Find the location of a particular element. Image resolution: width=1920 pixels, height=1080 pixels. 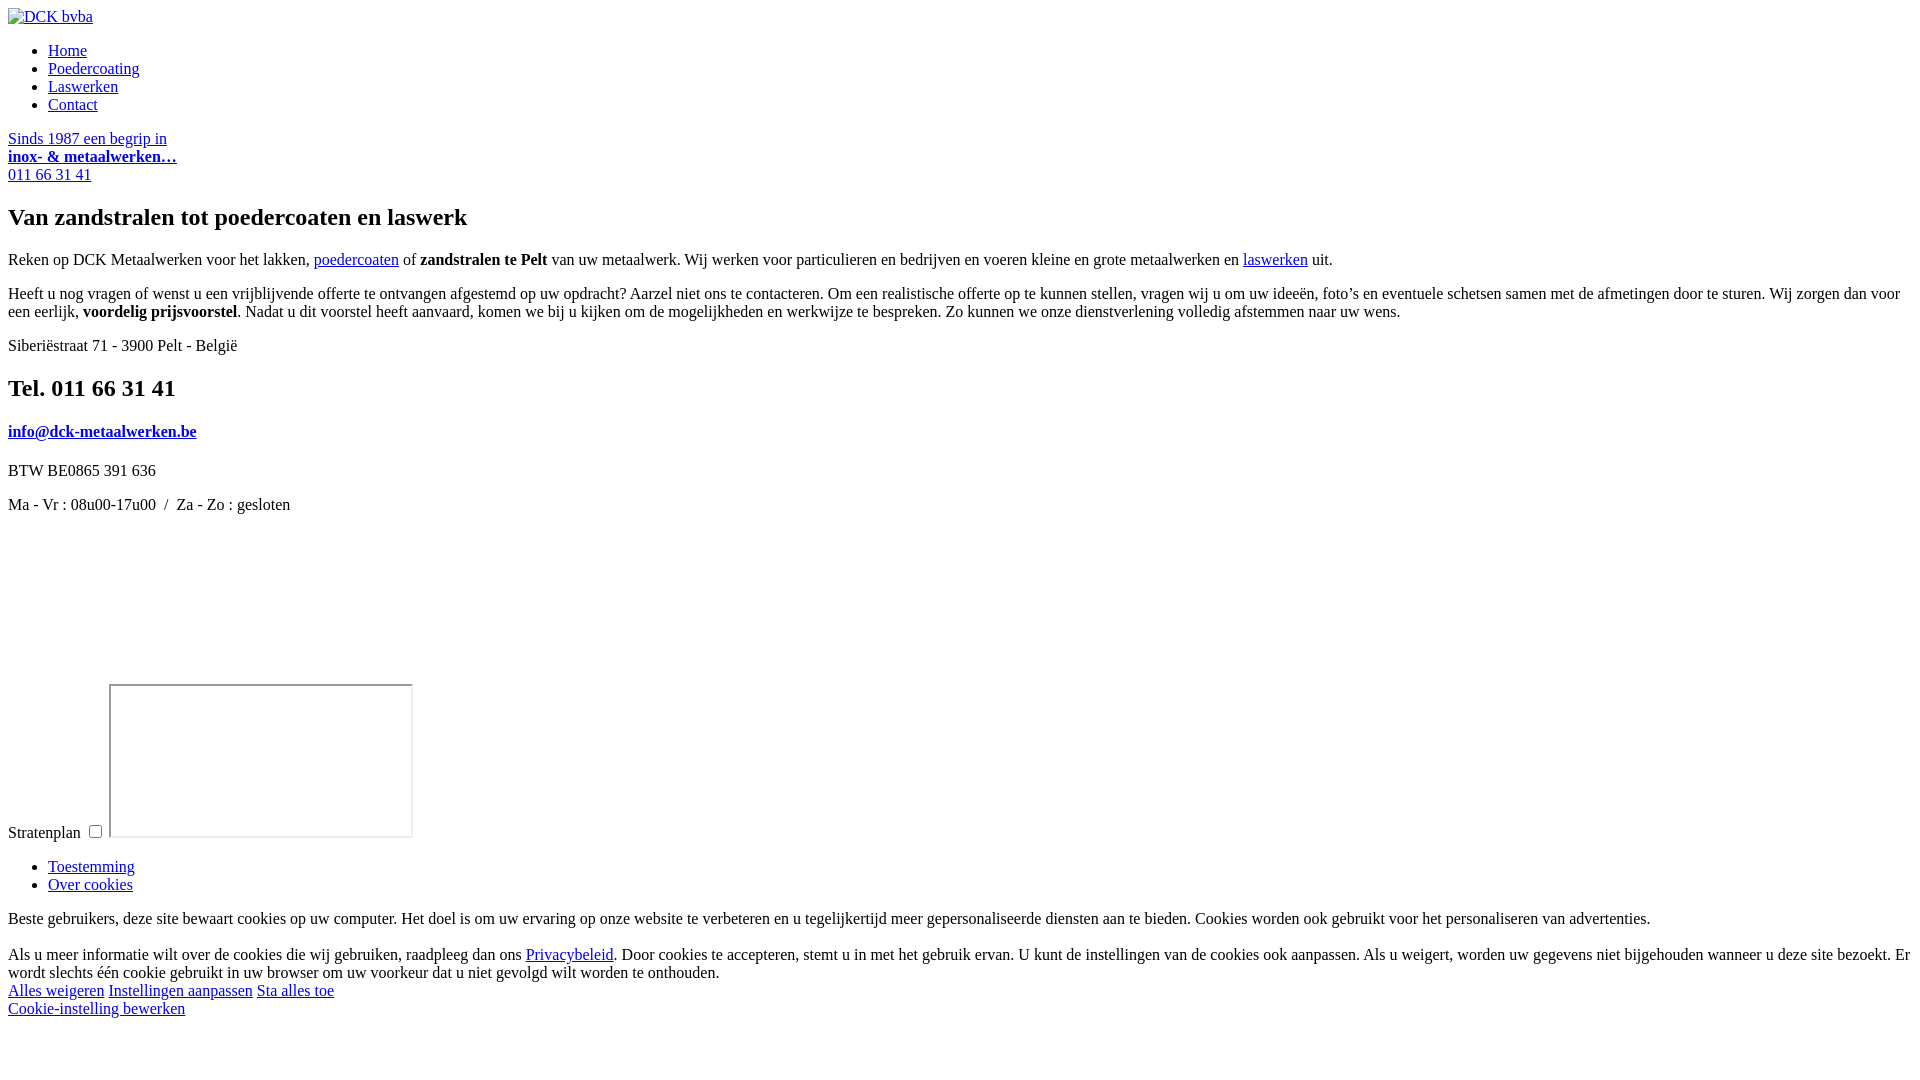

'info@dck-metaalwerken.be' is located at coordinates (101, 430).